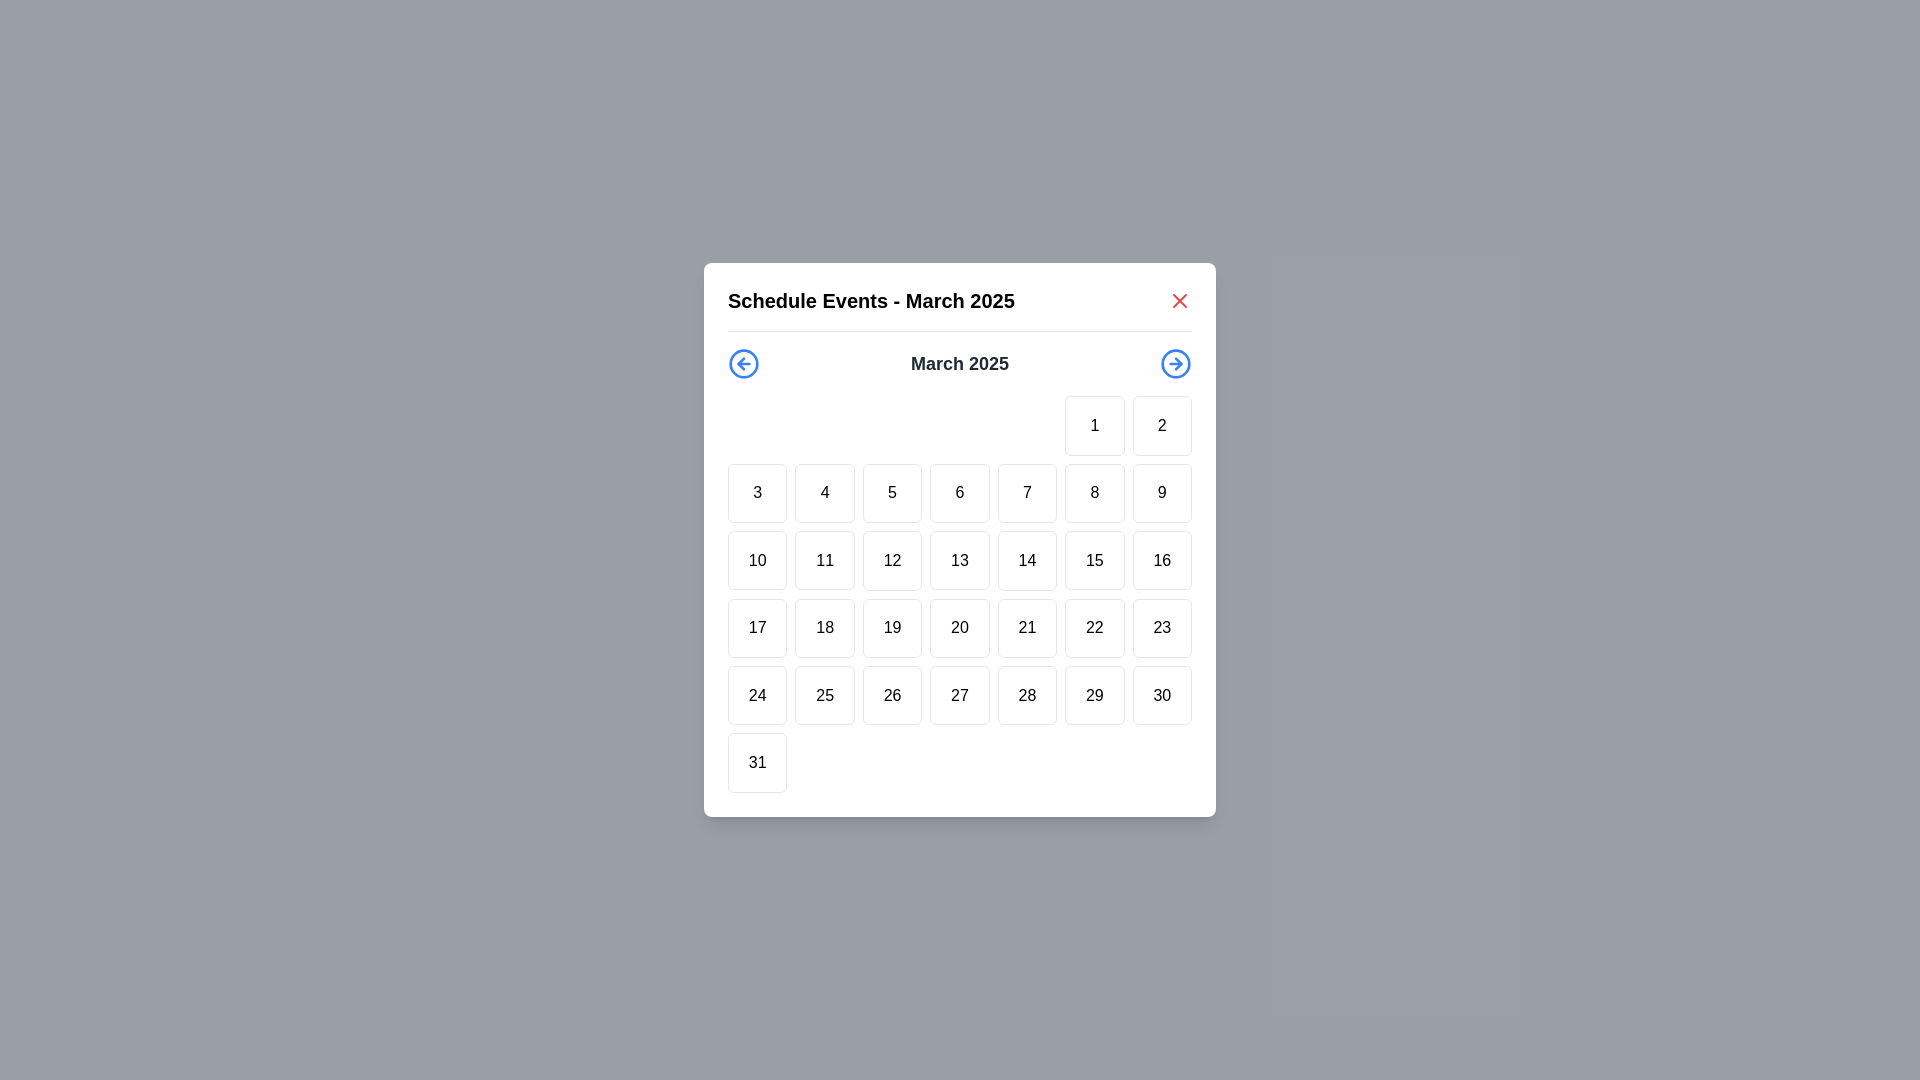 The width and height of the screenshot is (1920, 1080). Describe the element at coordinates (756, 424) in the screenshot. I see `the placeholder element located in the top row of the grid layout, which occupies the first slot and is surrounded by other elements, specifically the item labeled '1' in the second slot` at that location.